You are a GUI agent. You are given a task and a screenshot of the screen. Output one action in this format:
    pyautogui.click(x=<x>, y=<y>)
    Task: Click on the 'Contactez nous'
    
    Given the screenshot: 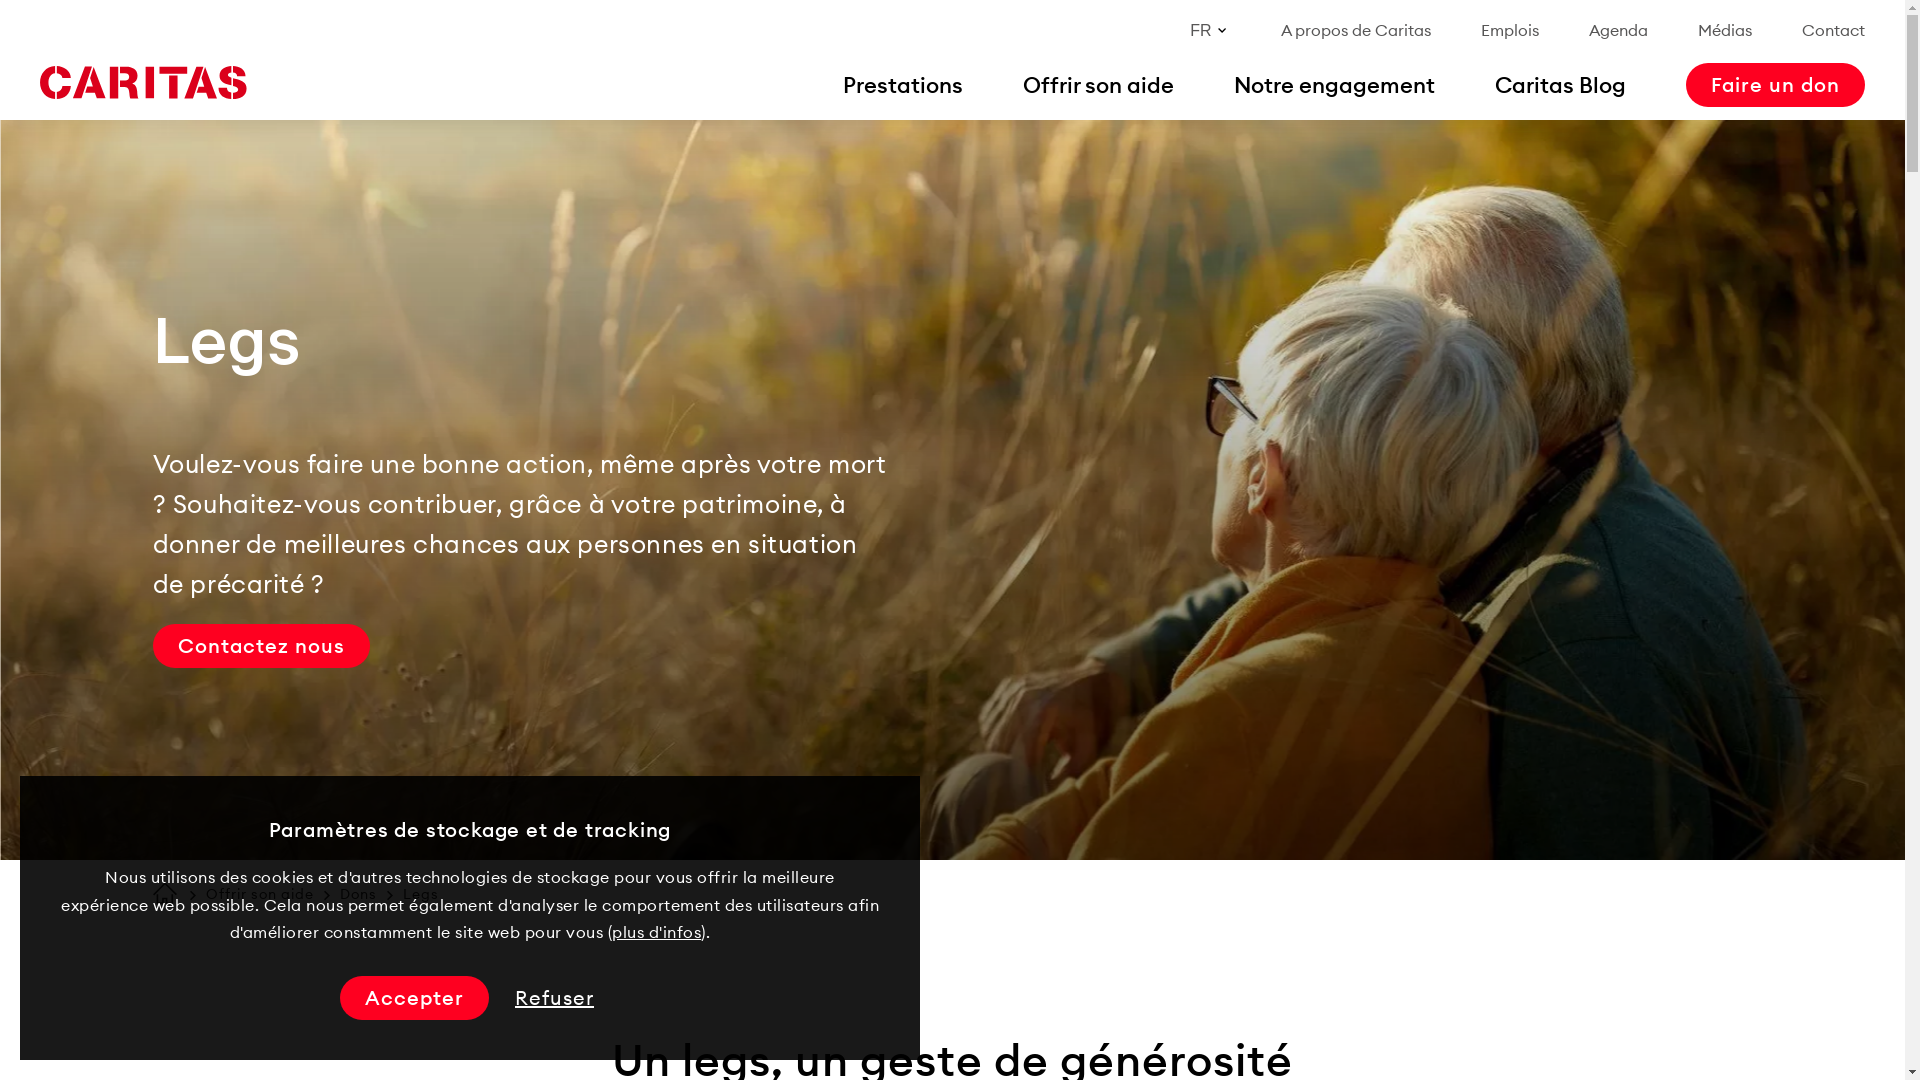 What is the action you would take?
    pyautogui.click(x=259, y=645)
    